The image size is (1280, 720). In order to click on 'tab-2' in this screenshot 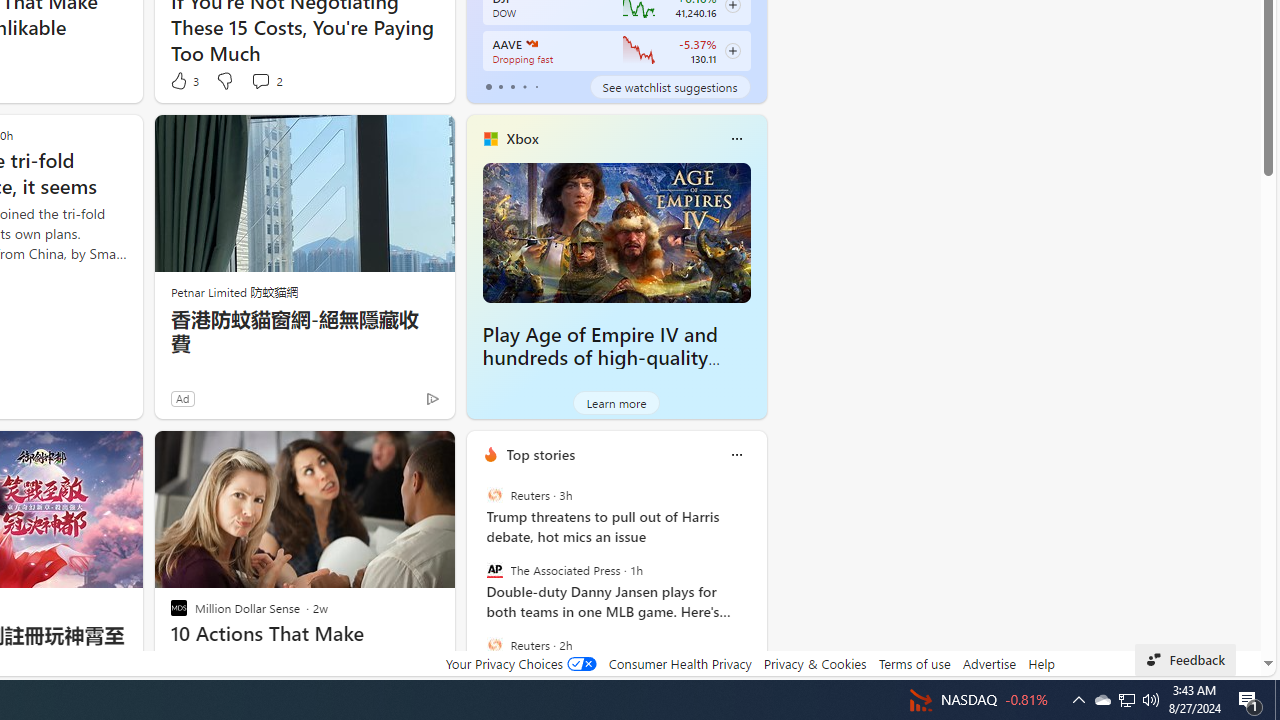, I will do `click(512, 86)`.